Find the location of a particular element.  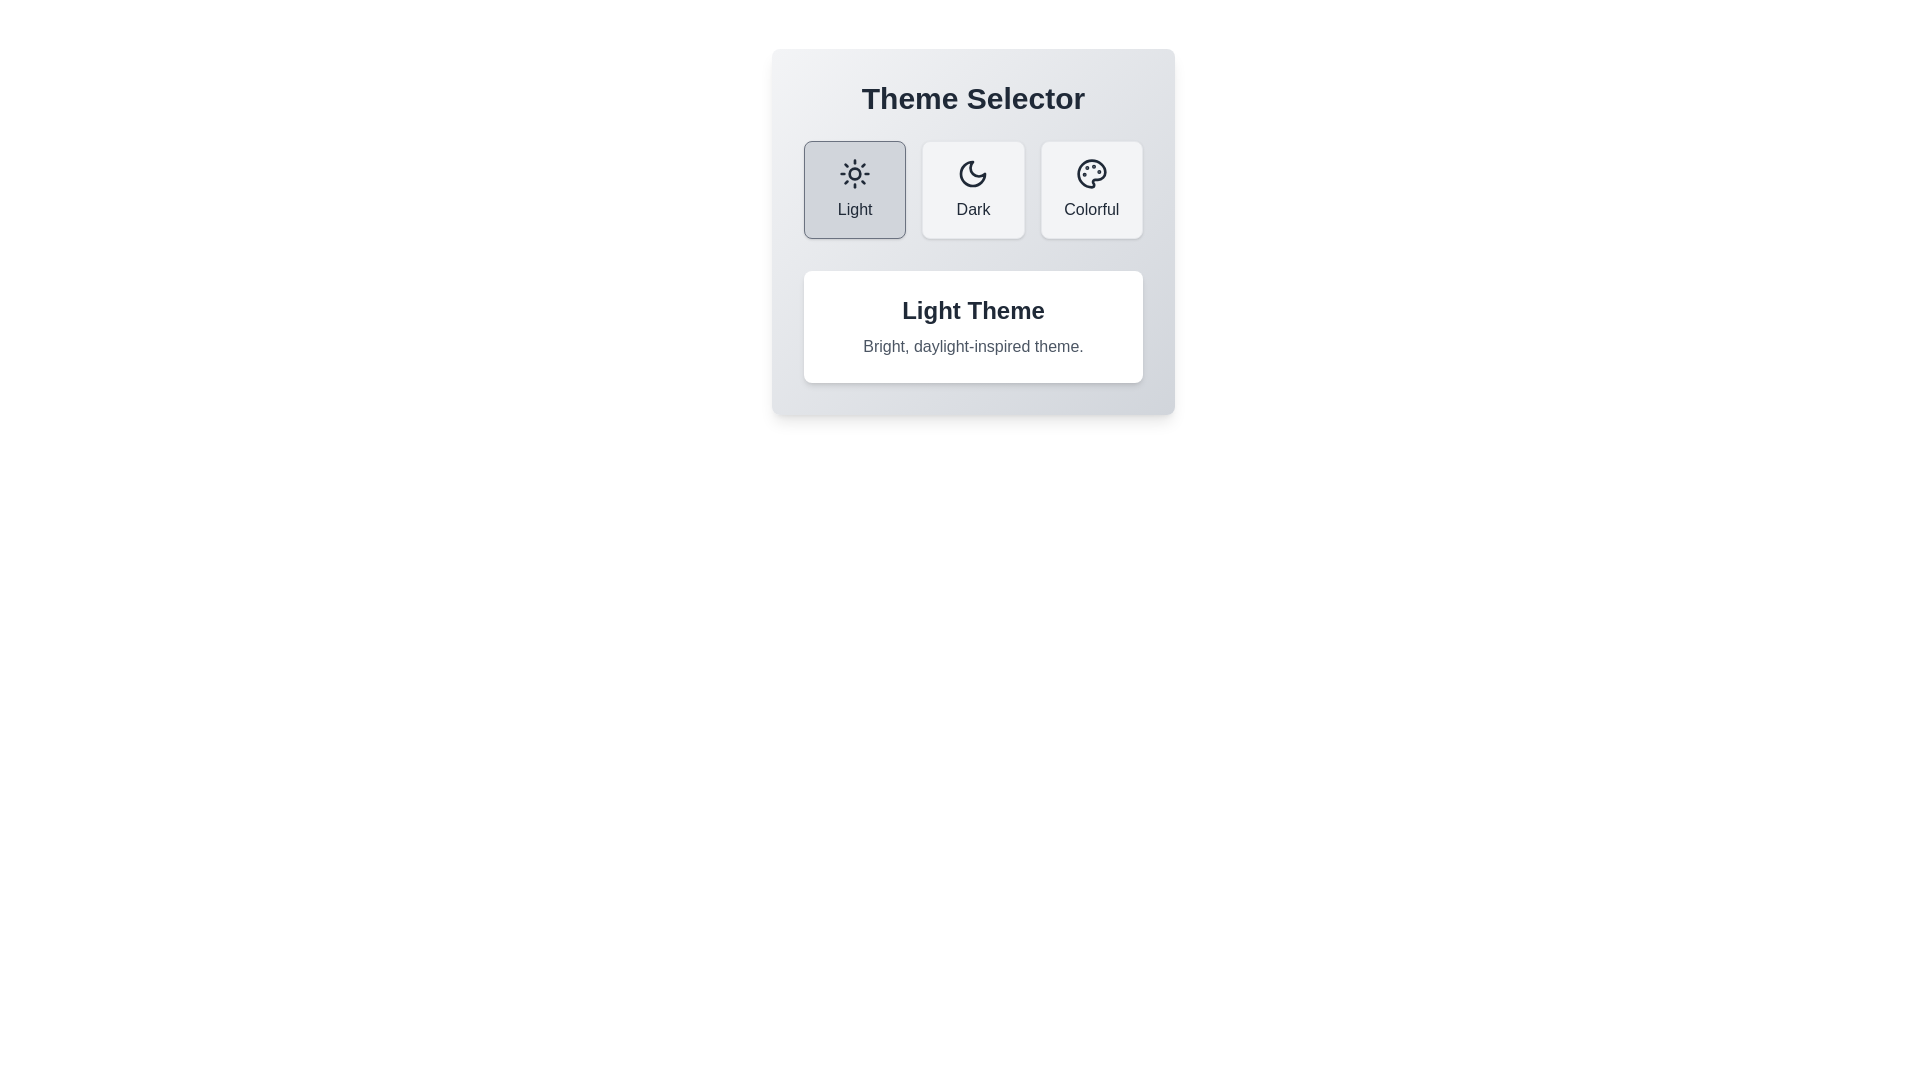

text element displaying 'Light Theme', which is styled with a large font size, bold weight, and centered alignment, located within a bordered card below the theme options is located at coordinates (973, 311).